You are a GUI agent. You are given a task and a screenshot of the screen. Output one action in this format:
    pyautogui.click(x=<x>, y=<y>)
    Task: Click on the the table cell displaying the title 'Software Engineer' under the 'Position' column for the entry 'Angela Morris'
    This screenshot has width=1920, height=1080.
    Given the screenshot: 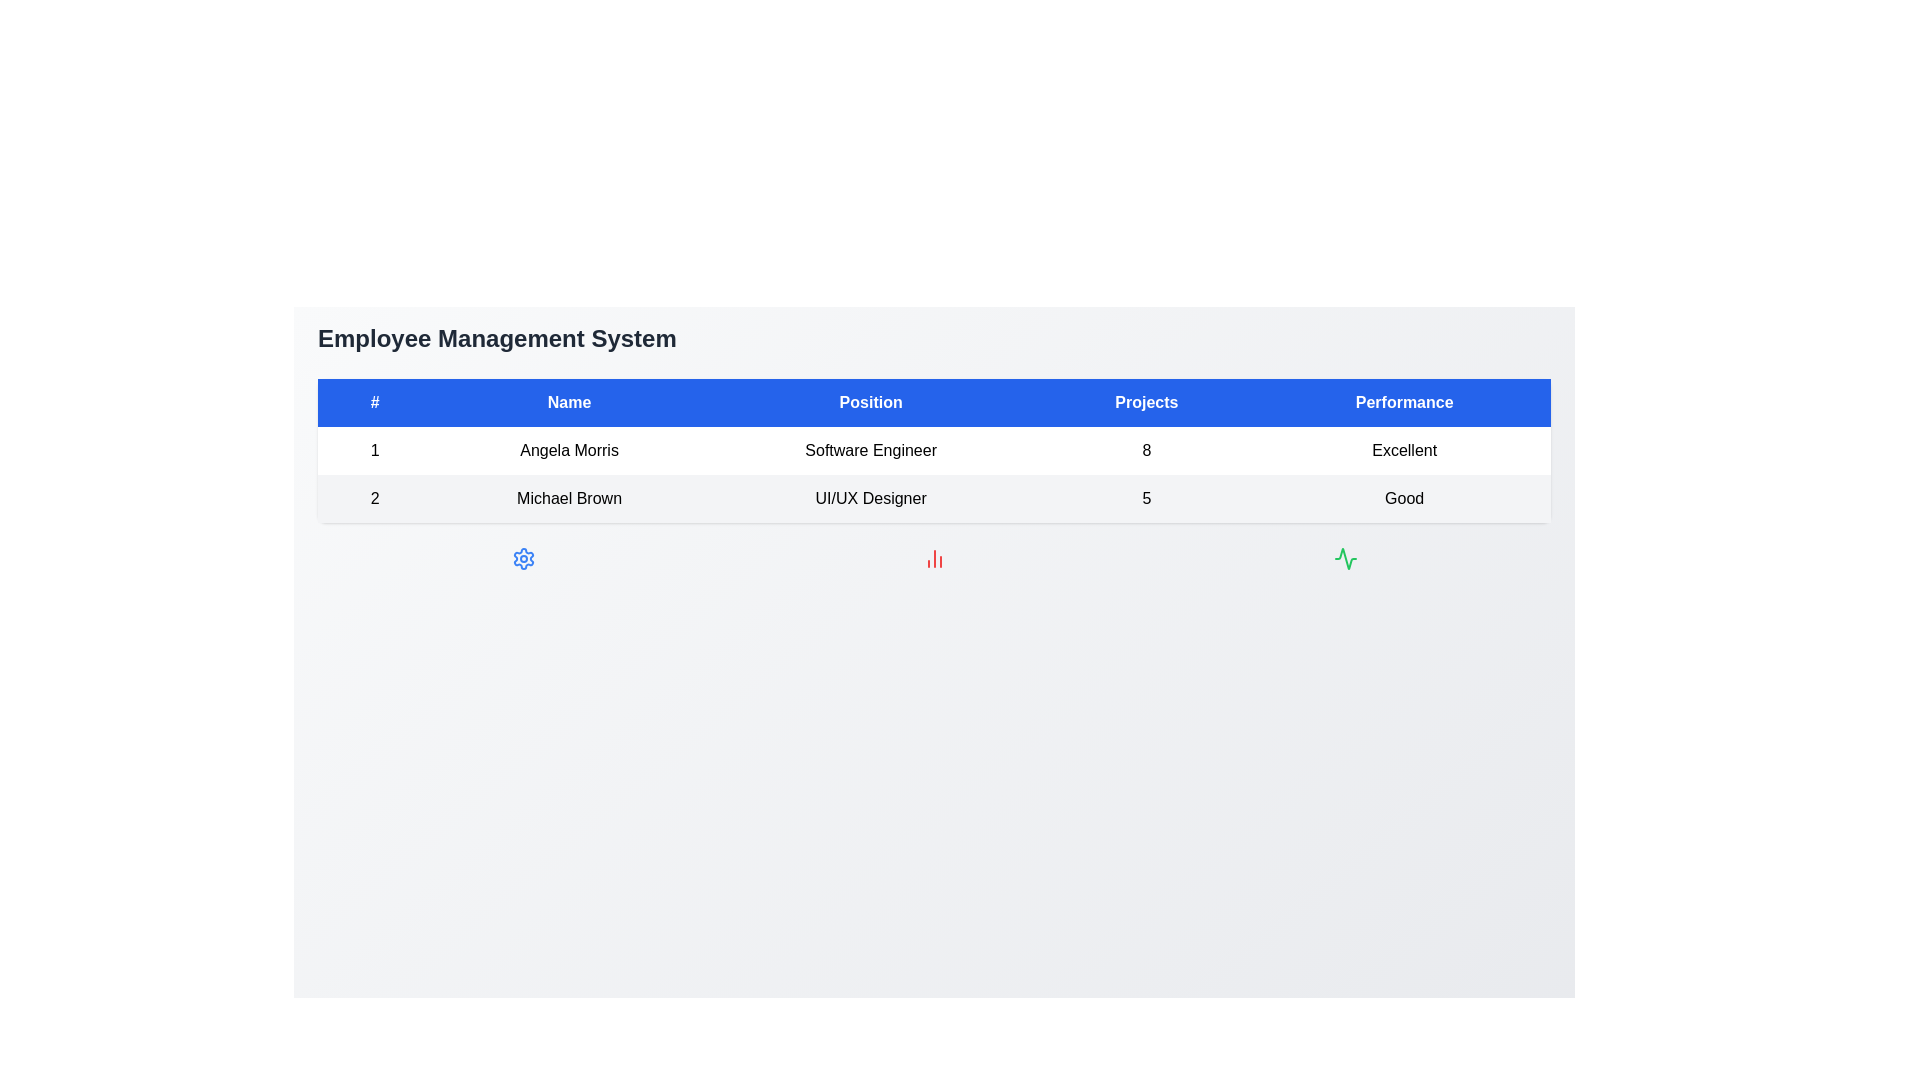 What is the action you would take?
    pyautogui.click(x=871, y=451)
    